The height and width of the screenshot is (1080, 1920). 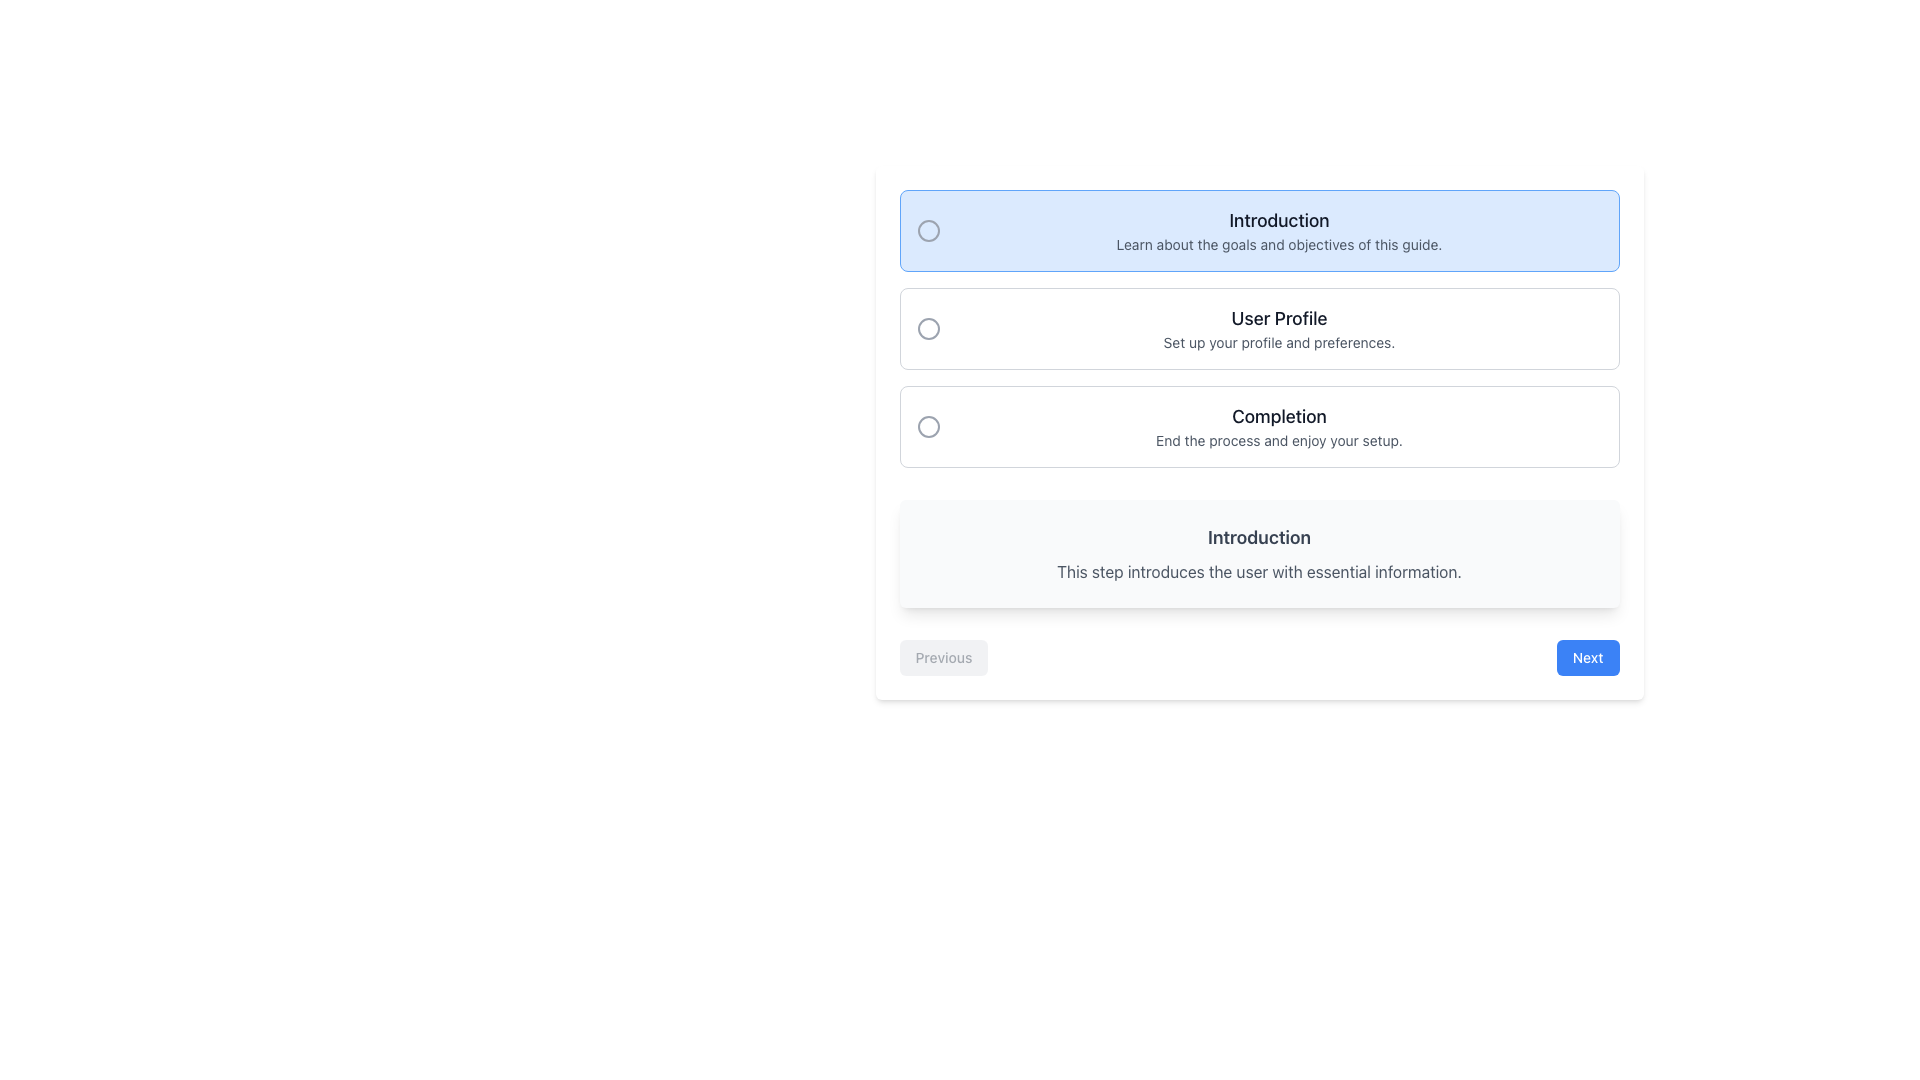 What do you see at coordinates (1278, 318) in the screenshot?
I see `the 'User Profile' text label, which is styled in a larger bold font and colored dark gray, serving as the title of an option within a list of elements` at bounding box center [1278, 318].